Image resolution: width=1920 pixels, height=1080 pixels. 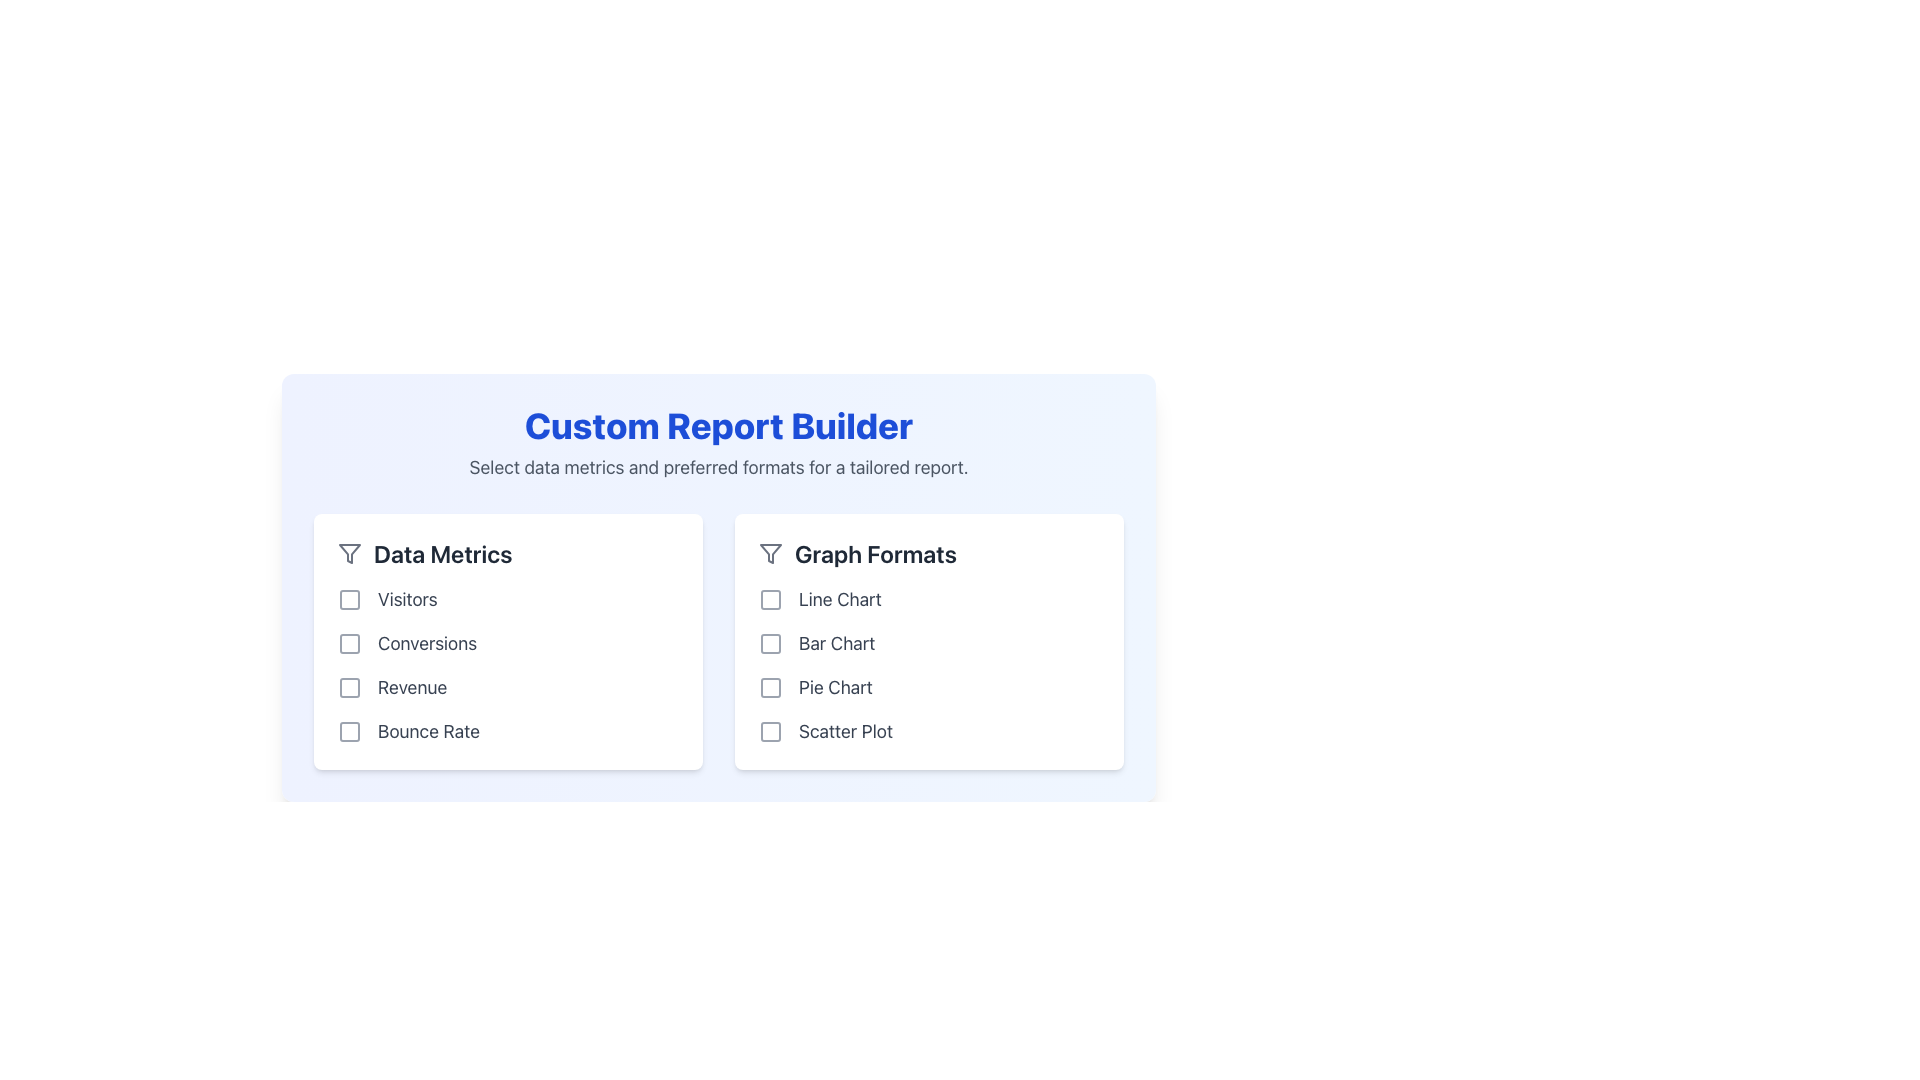 What do you see at coordinates (508, 732) in the screenshot?
I see `the 'Bounce Rate' checkbox to rapidly switch its selection state` at bounding box center [508, 732].